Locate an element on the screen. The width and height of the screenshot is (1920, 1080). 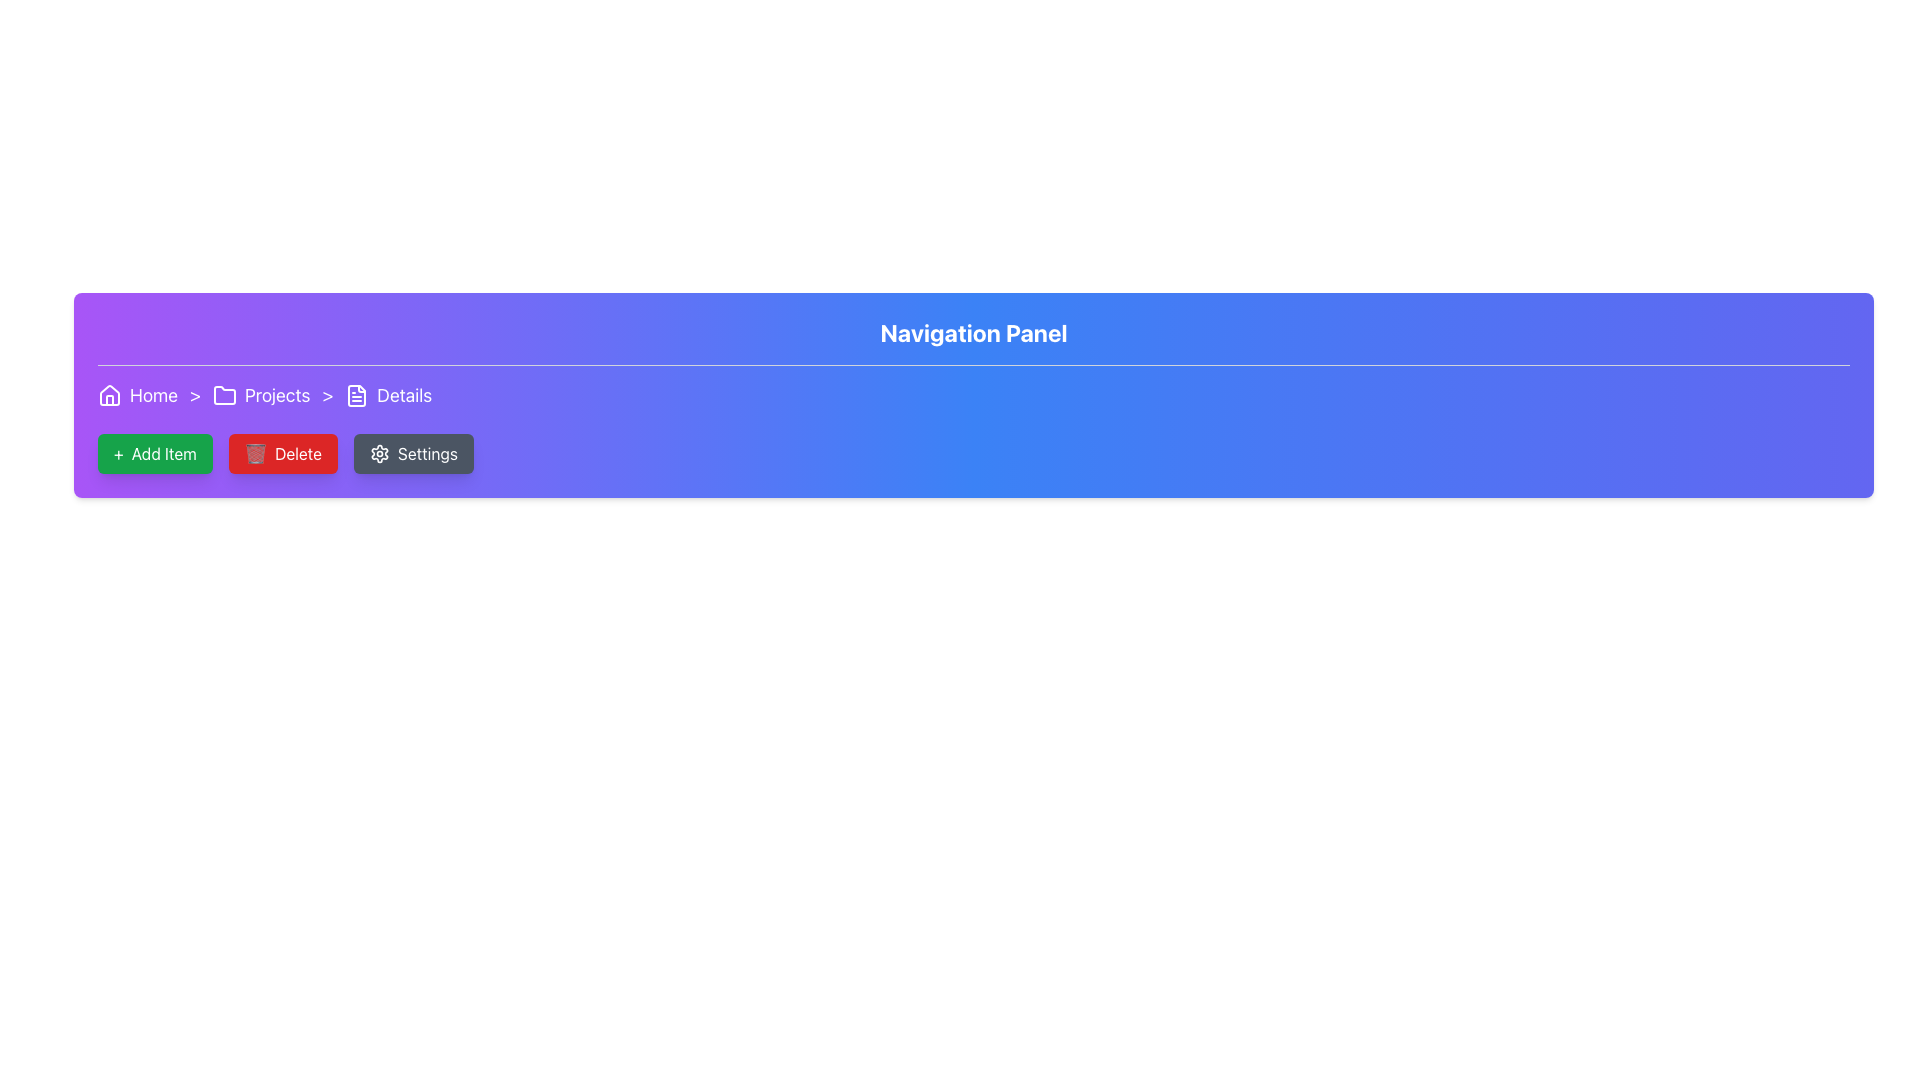
the purple-tinted document icon representing the 'Details' breadcrumb item is located at coordinates (357, 396).